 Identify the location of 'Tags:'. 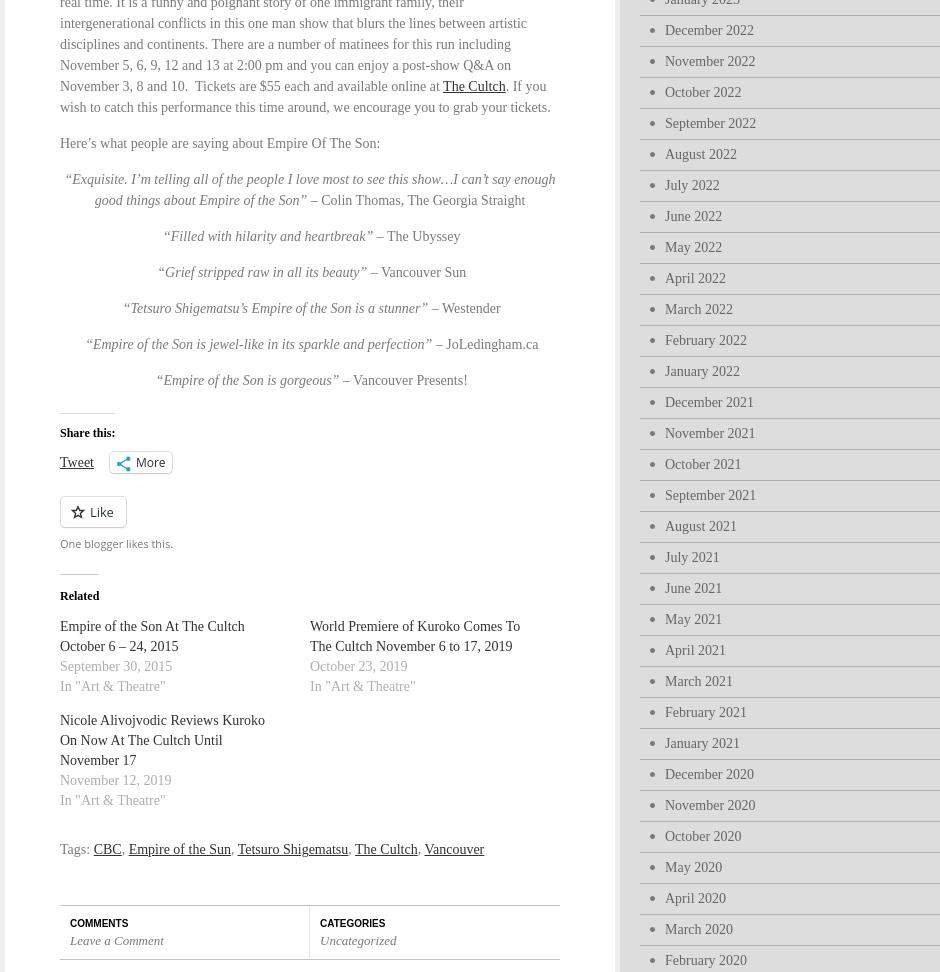
(58, 848).